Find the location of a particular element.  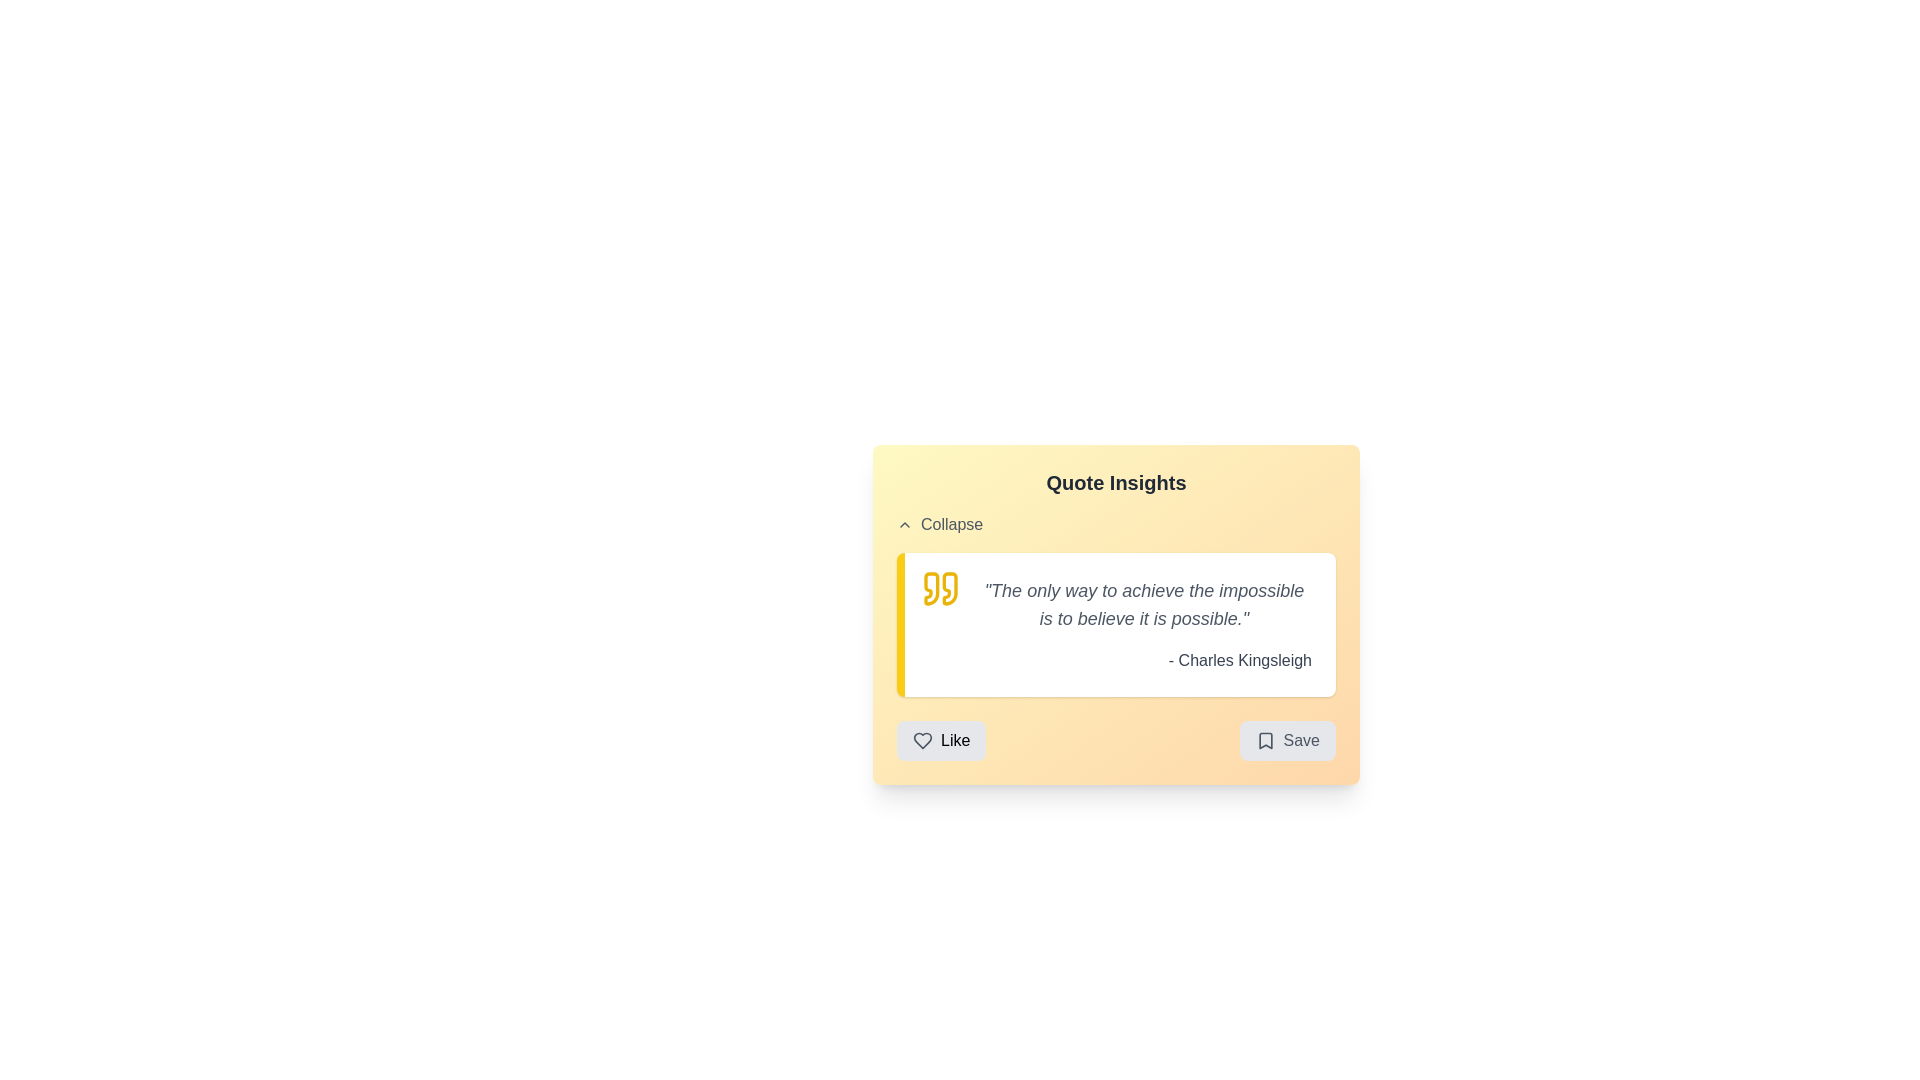

the 'Like' button, a small button with a gray background and a heart icon is located at coordinates (940, 740).